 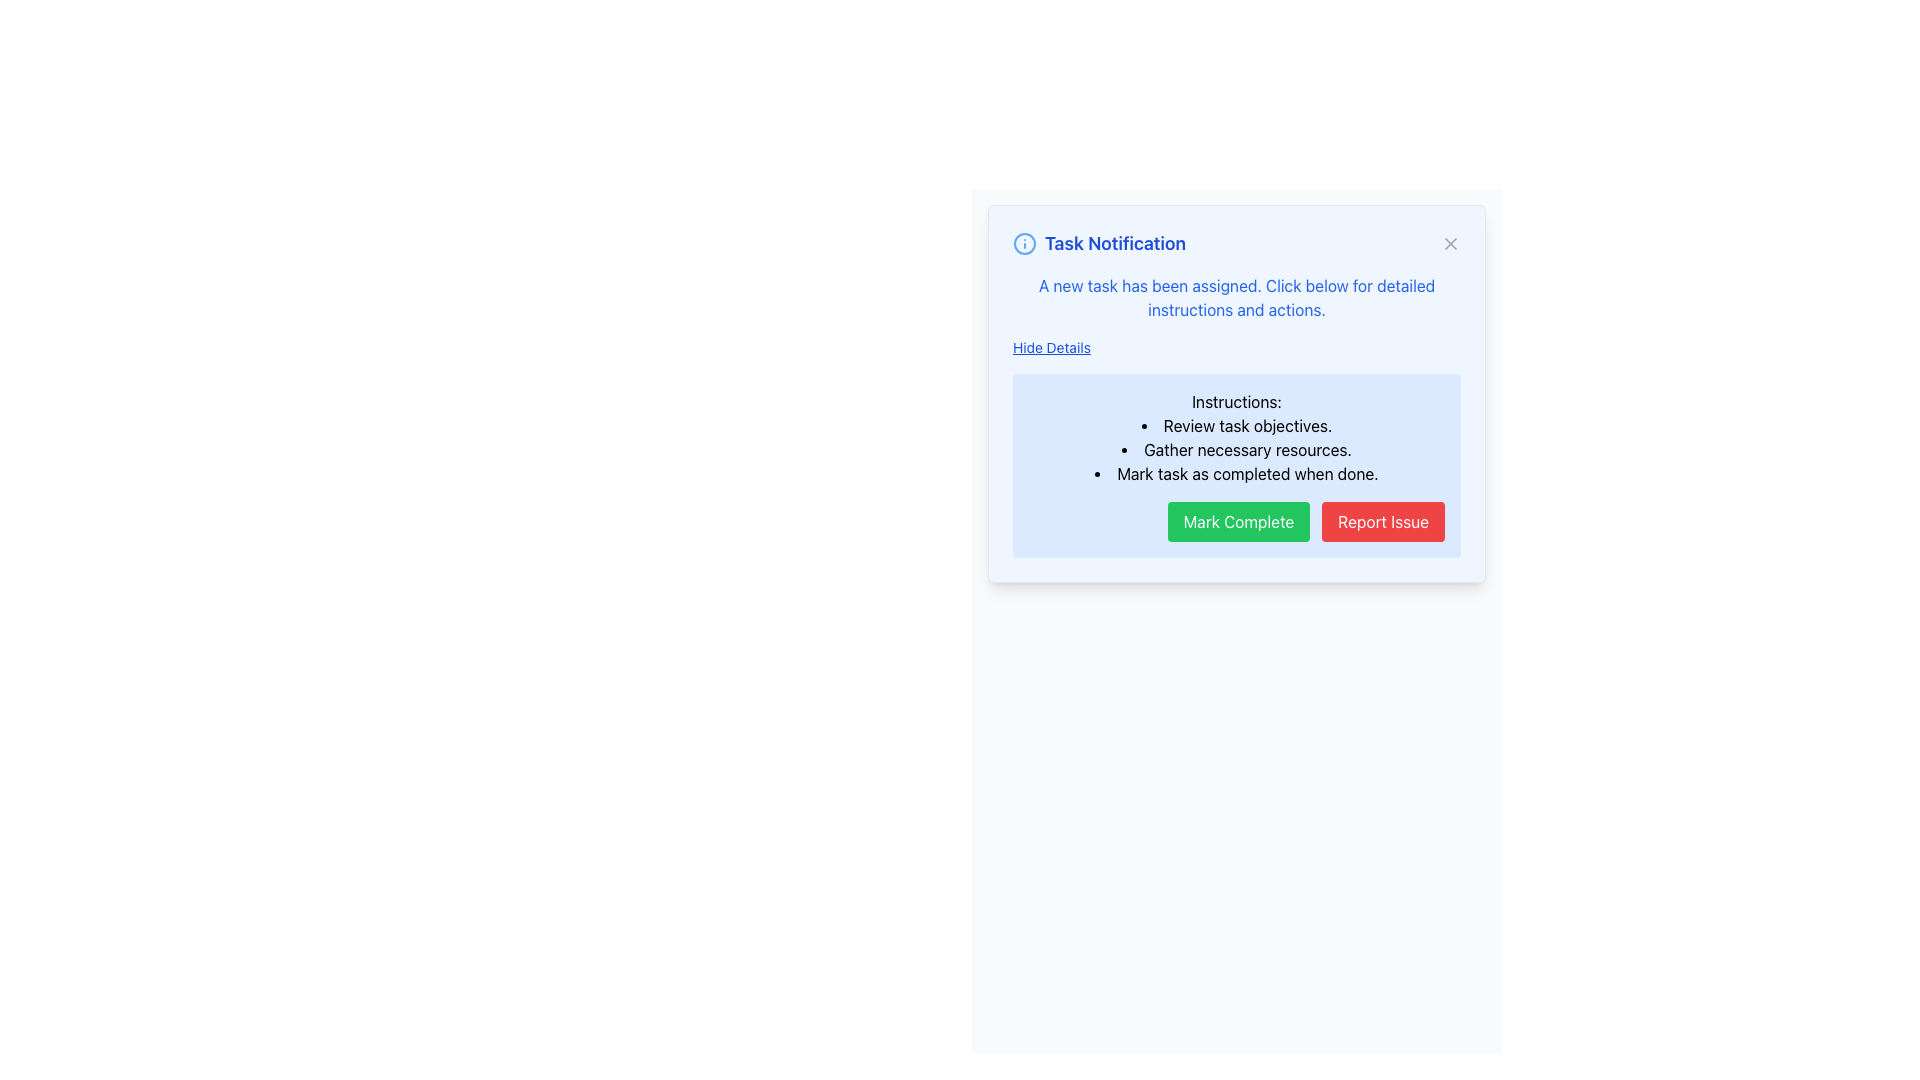 I want to click on the Text Label that serves as a title or heading for the notification panel, positioned to the right of the blue icon, so click(x=1114, y=242).